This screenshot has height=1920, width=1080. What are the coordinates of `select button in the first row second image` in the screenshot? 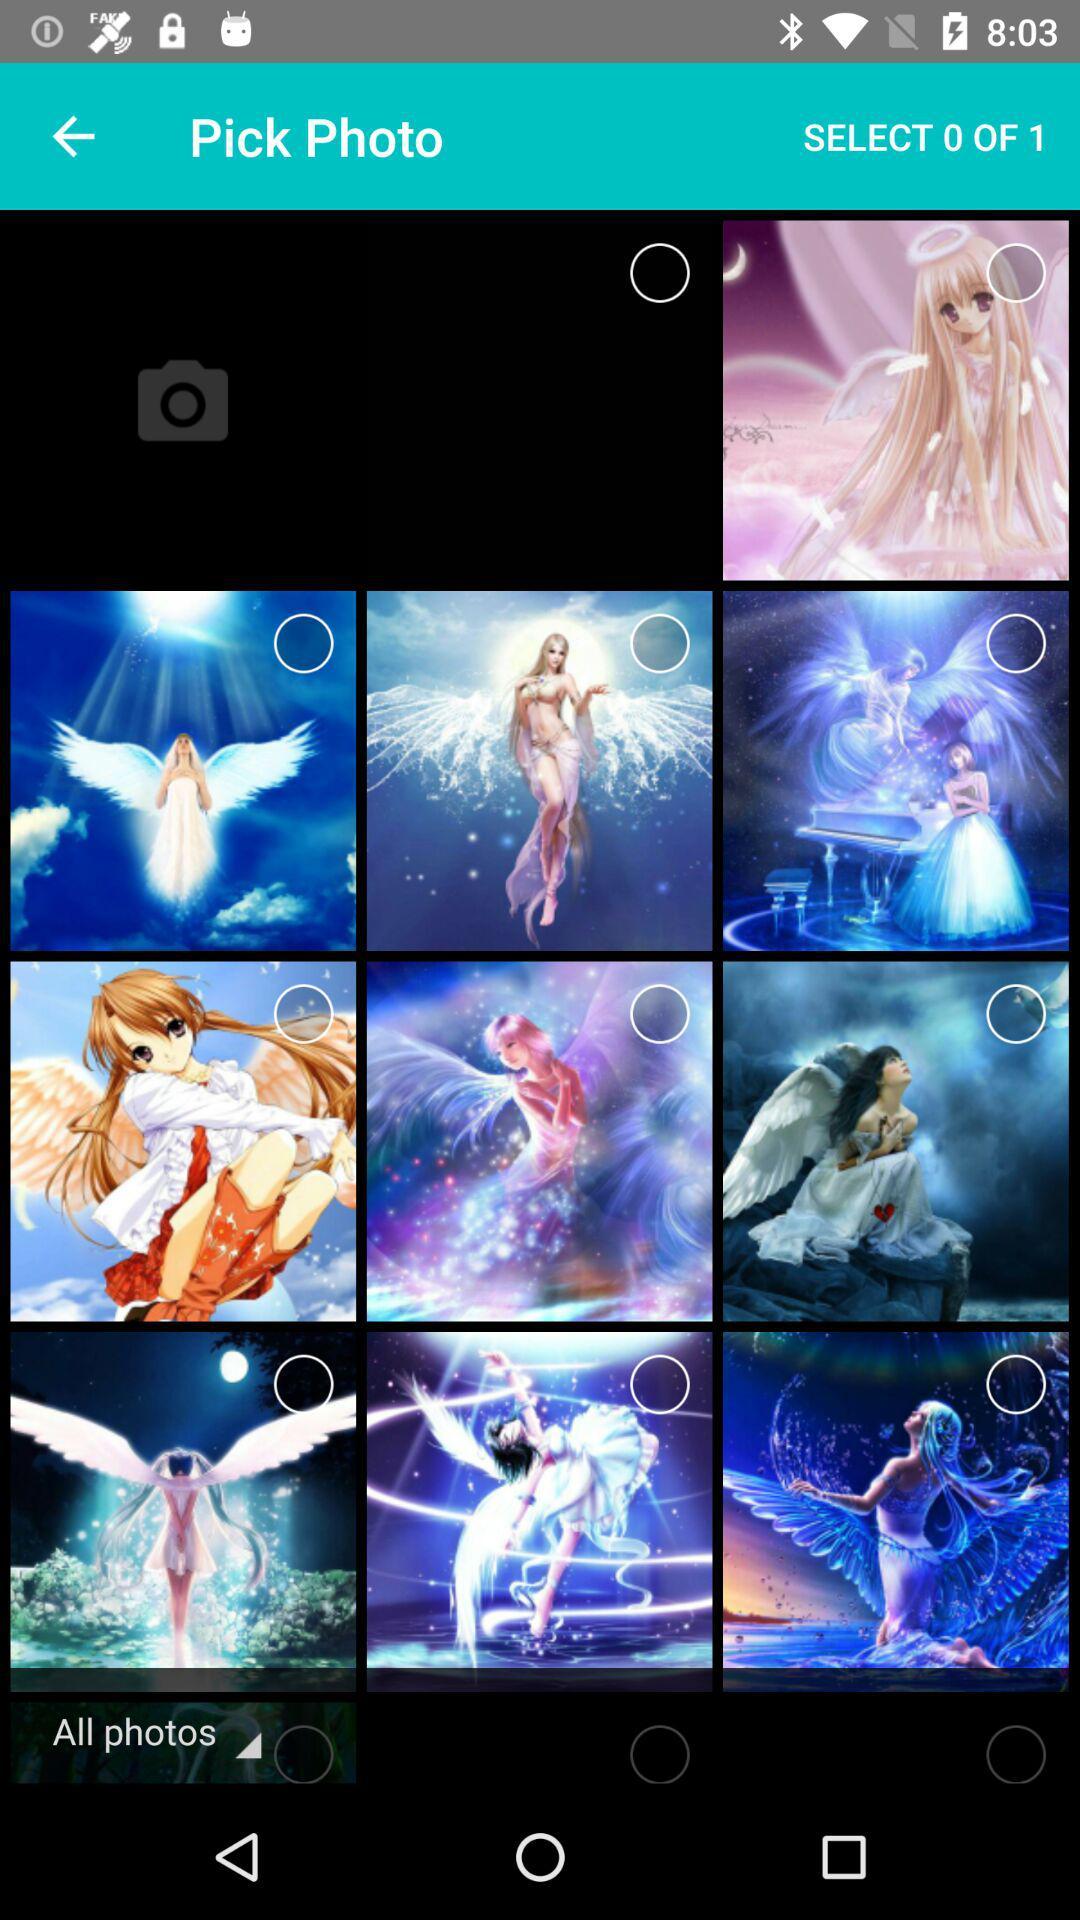 It's located at (1016, 272).